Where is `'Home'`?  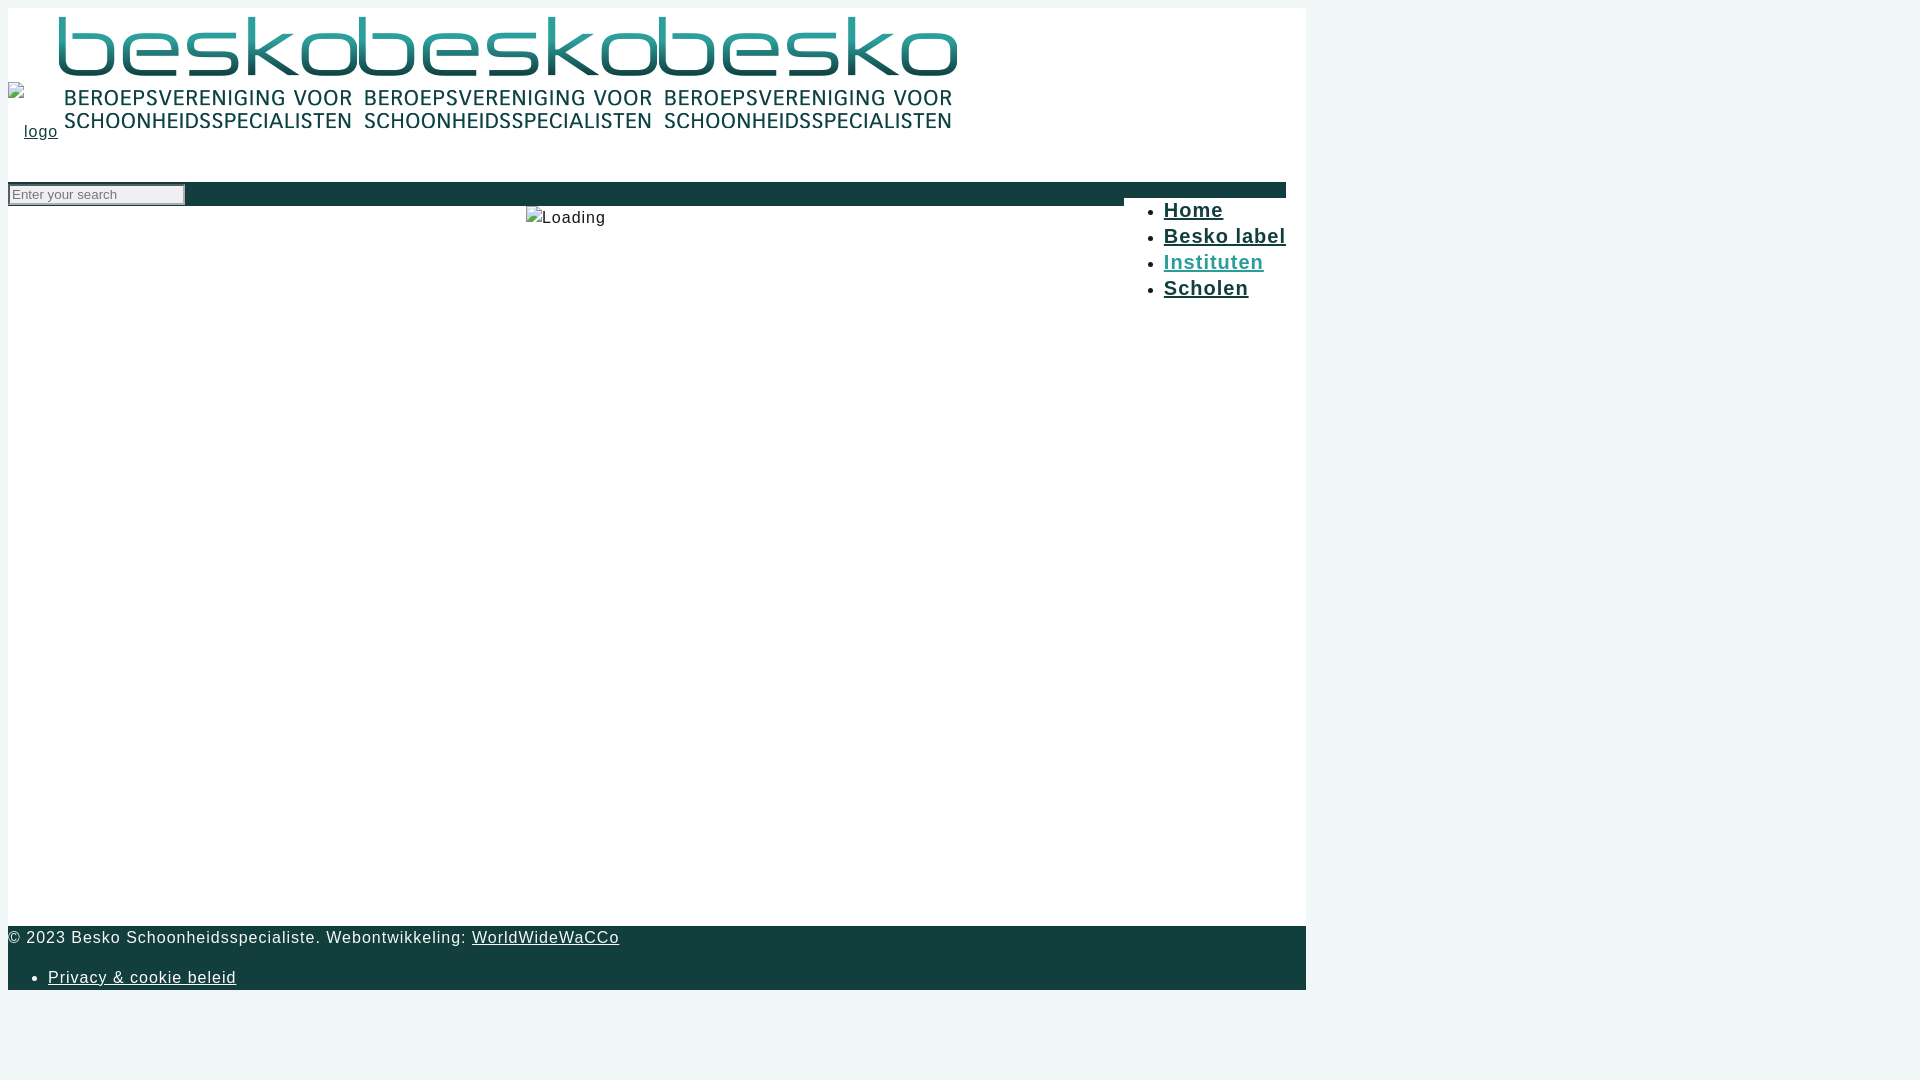
'Home' is located at coordinates (1194, 209).